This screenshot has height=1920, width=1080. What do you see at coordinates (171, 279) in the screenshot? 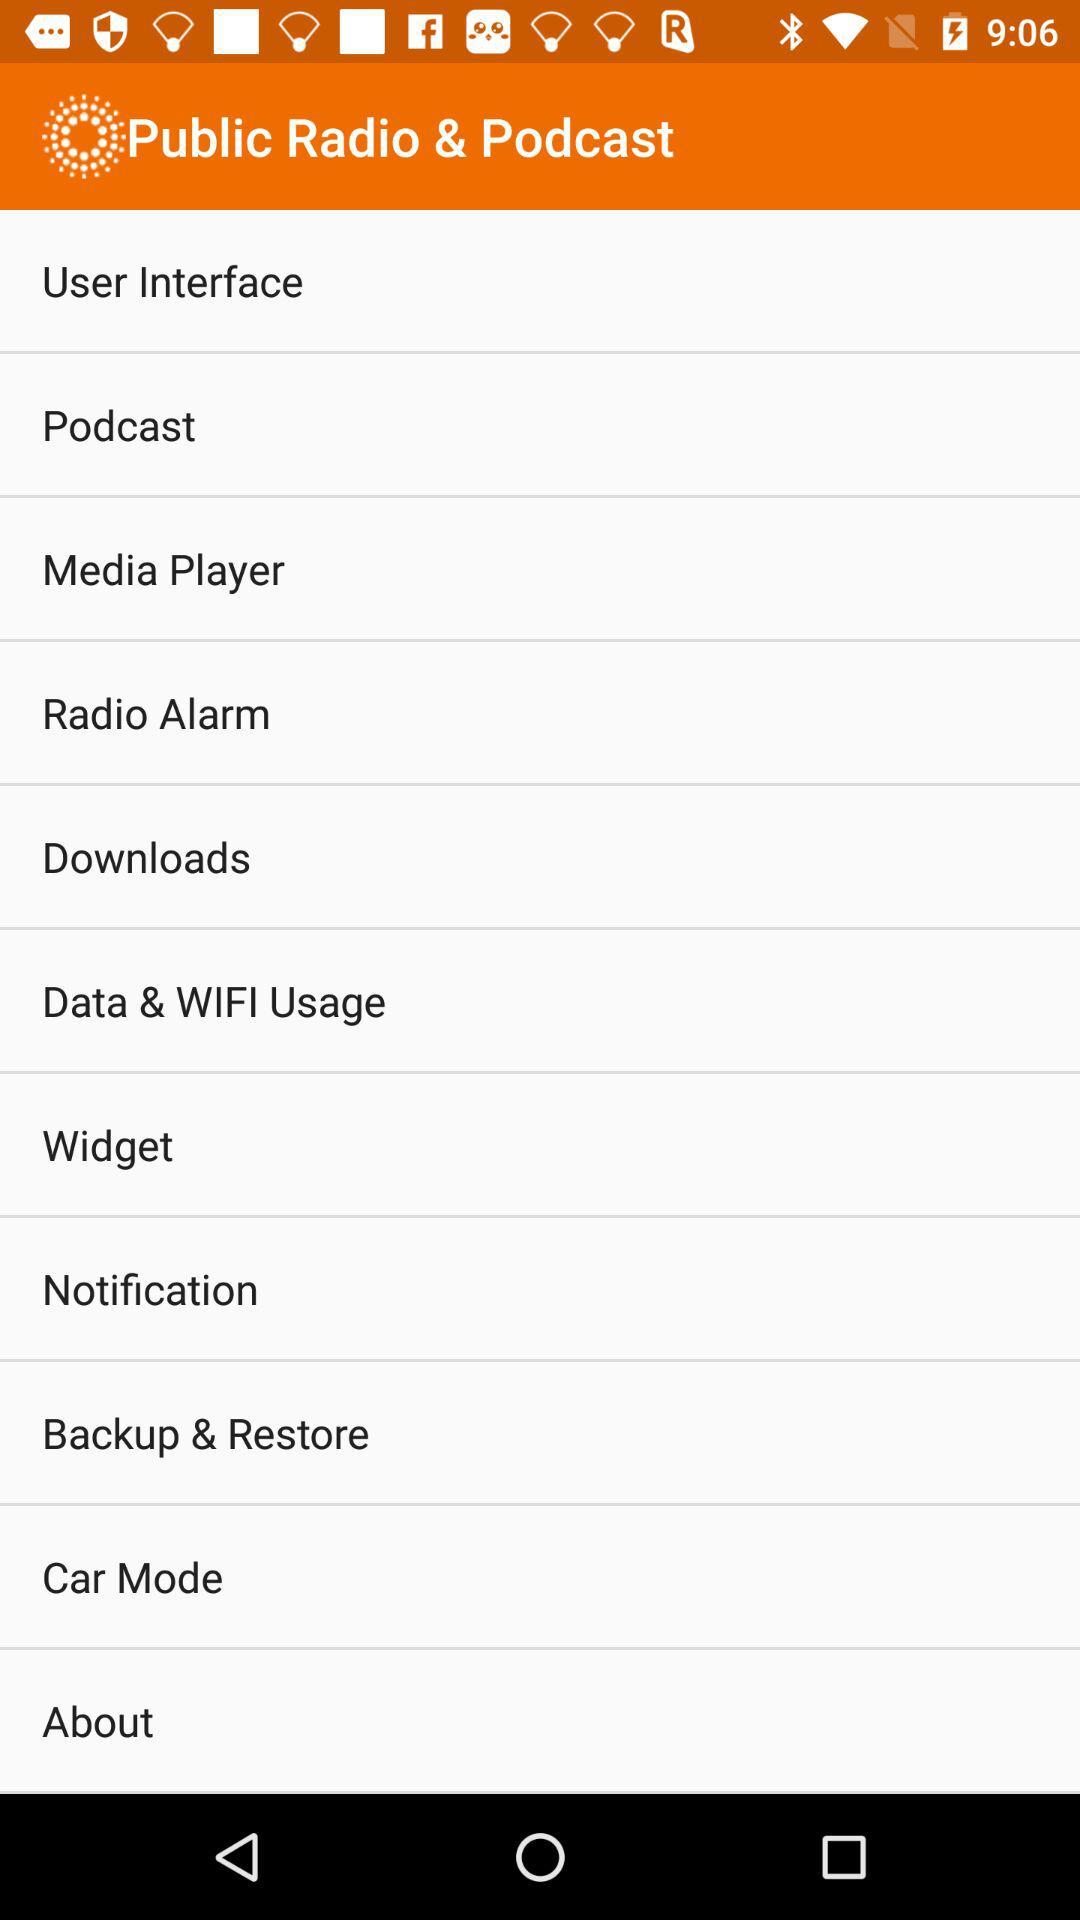
I see `the user interface item` at bounding box center [171, 279].